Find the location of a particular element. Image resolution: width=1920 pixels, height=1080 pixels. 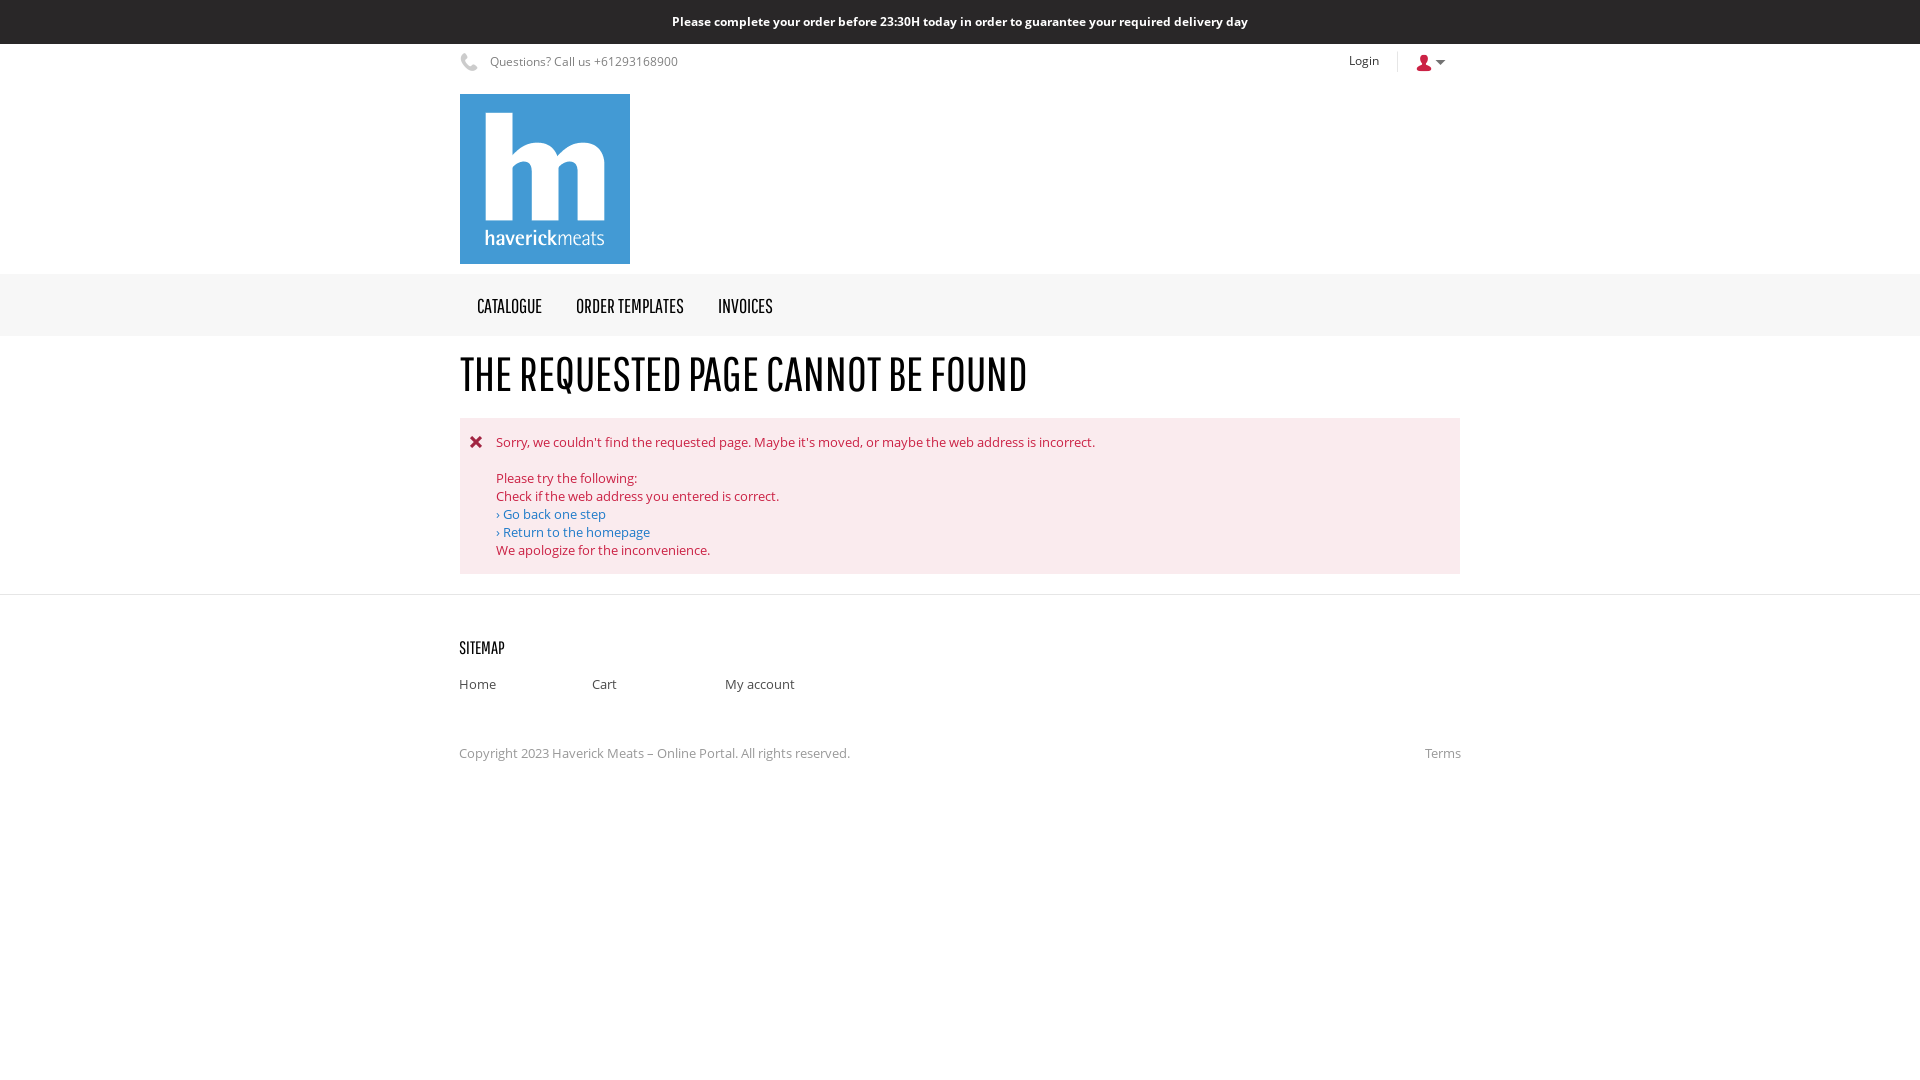

'Terms' is located at coordinates (1437, 752).